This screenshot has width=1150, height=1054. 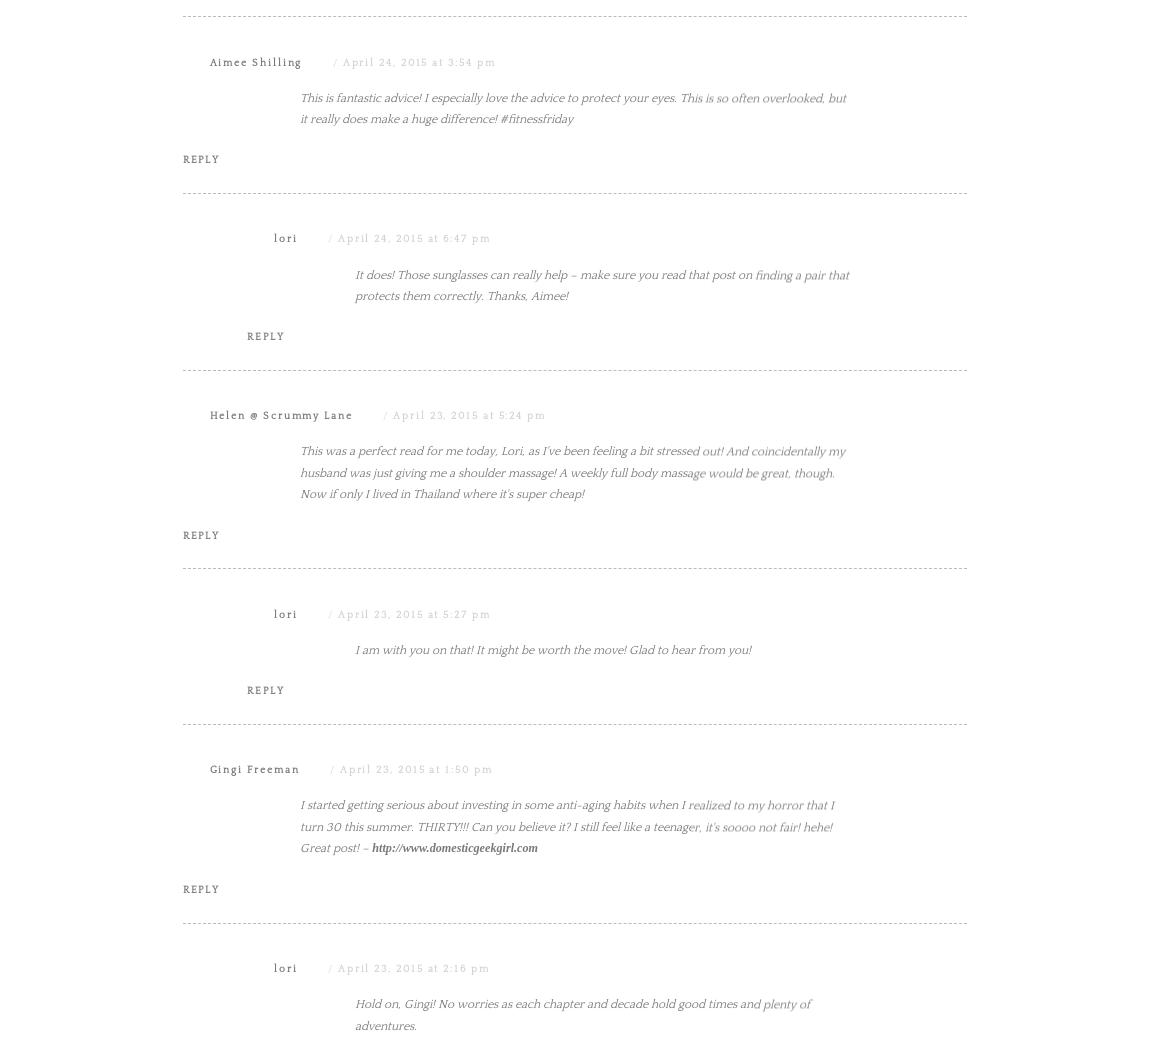 I want to click on 'Helen @ Scrummy Lane', so click(x=279, y=616).